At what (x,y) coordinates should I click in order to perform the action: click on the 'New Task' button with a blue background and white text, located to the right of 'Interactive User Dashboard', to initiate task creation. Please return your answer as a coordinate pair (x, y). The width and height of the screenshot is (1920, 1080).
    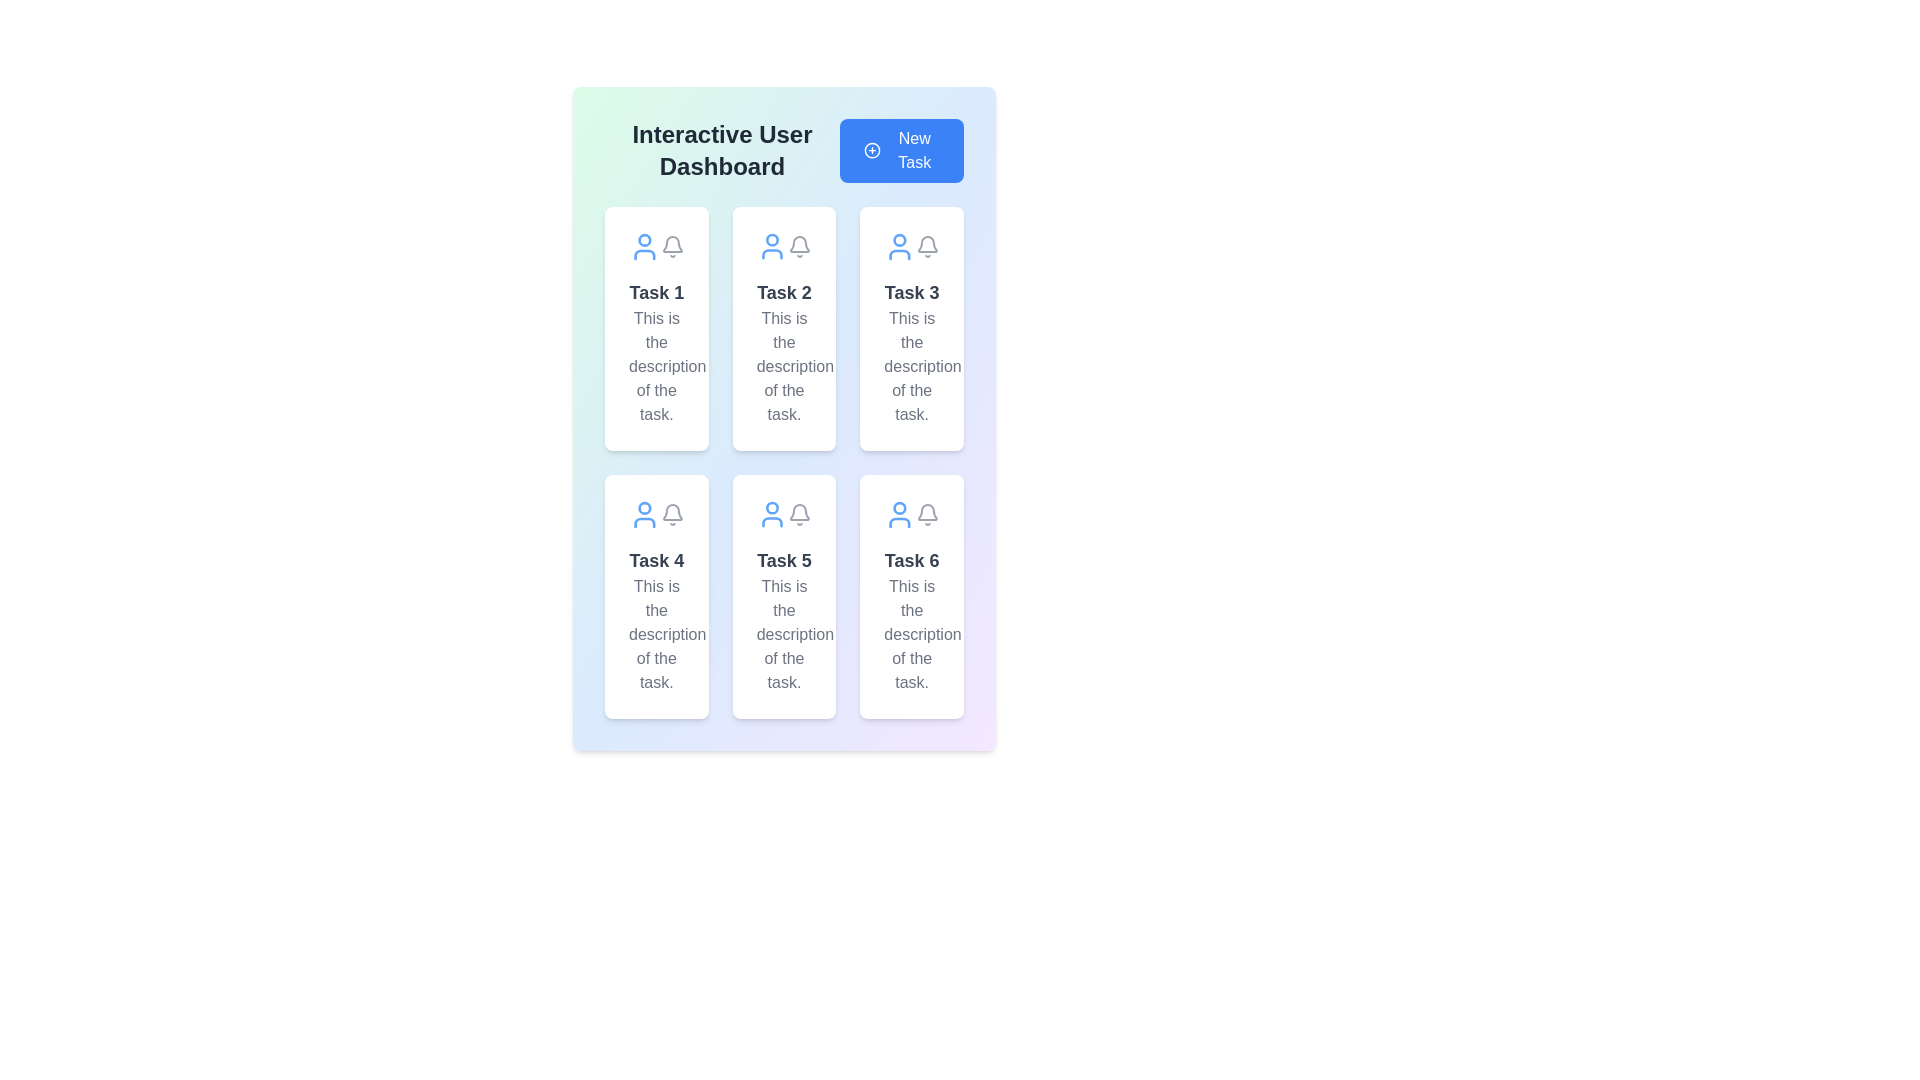
    Looking at the image, I should click on (901, 149).